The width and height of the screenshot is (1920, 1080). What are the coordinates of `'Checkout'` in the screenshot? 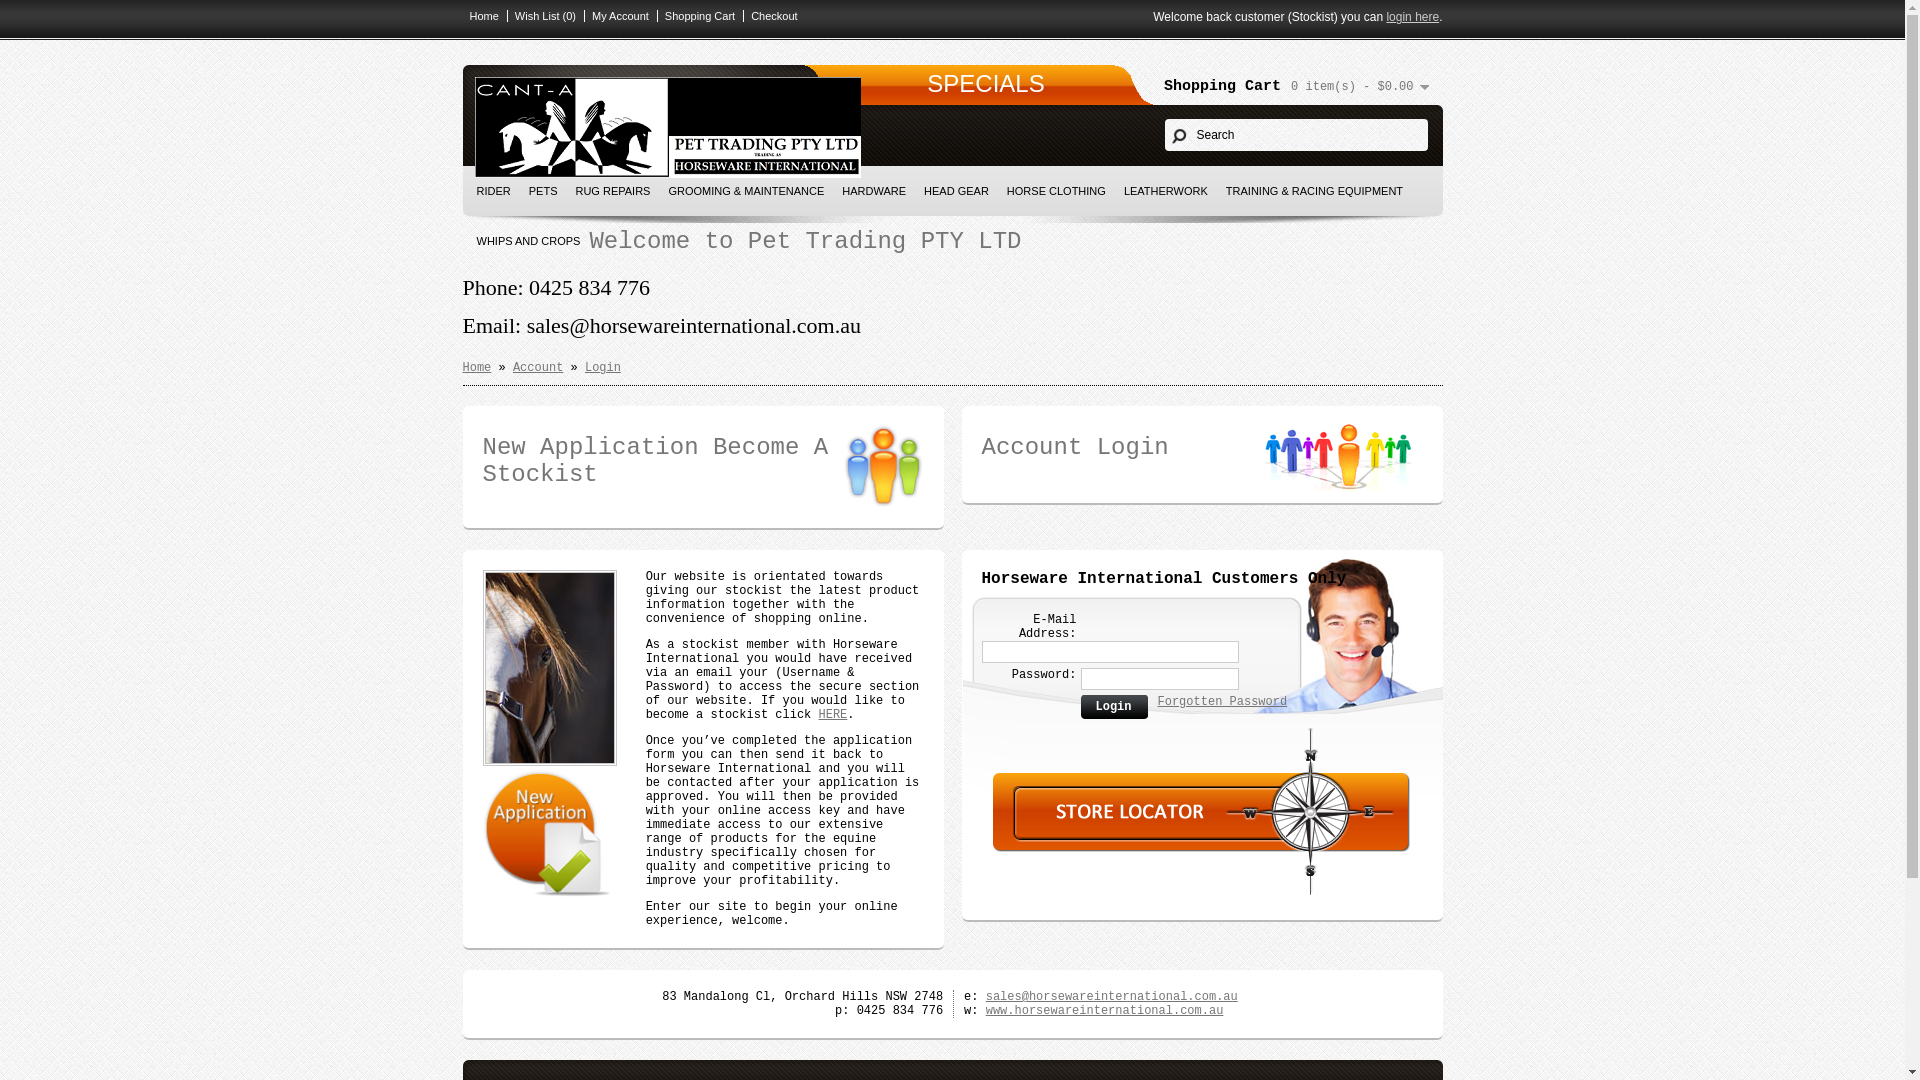 It's located at (768, 15).